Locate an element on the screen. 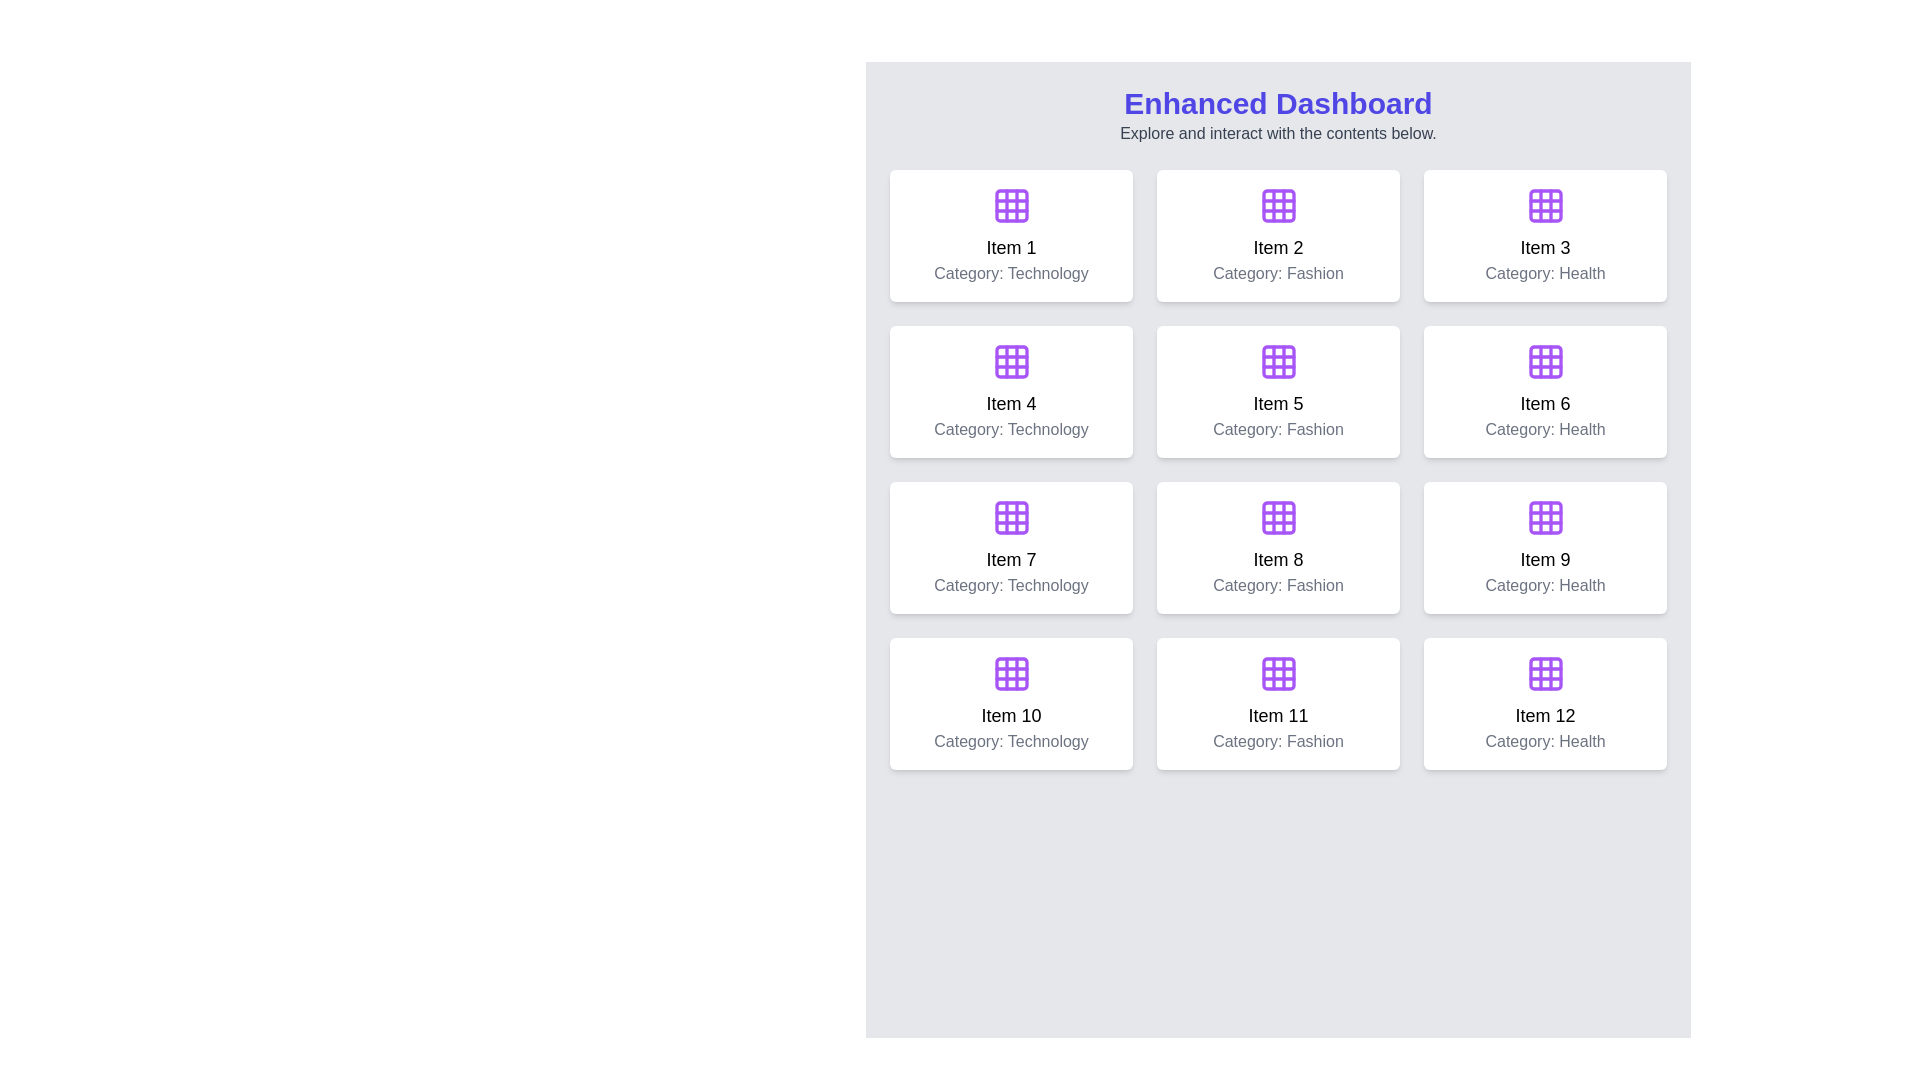 The image size is (1920, 1080). the text label displaying 'Category: Health' which is centered at the bottom of the white card labeled 'Item 3' is located at coordinates (1544, 273).